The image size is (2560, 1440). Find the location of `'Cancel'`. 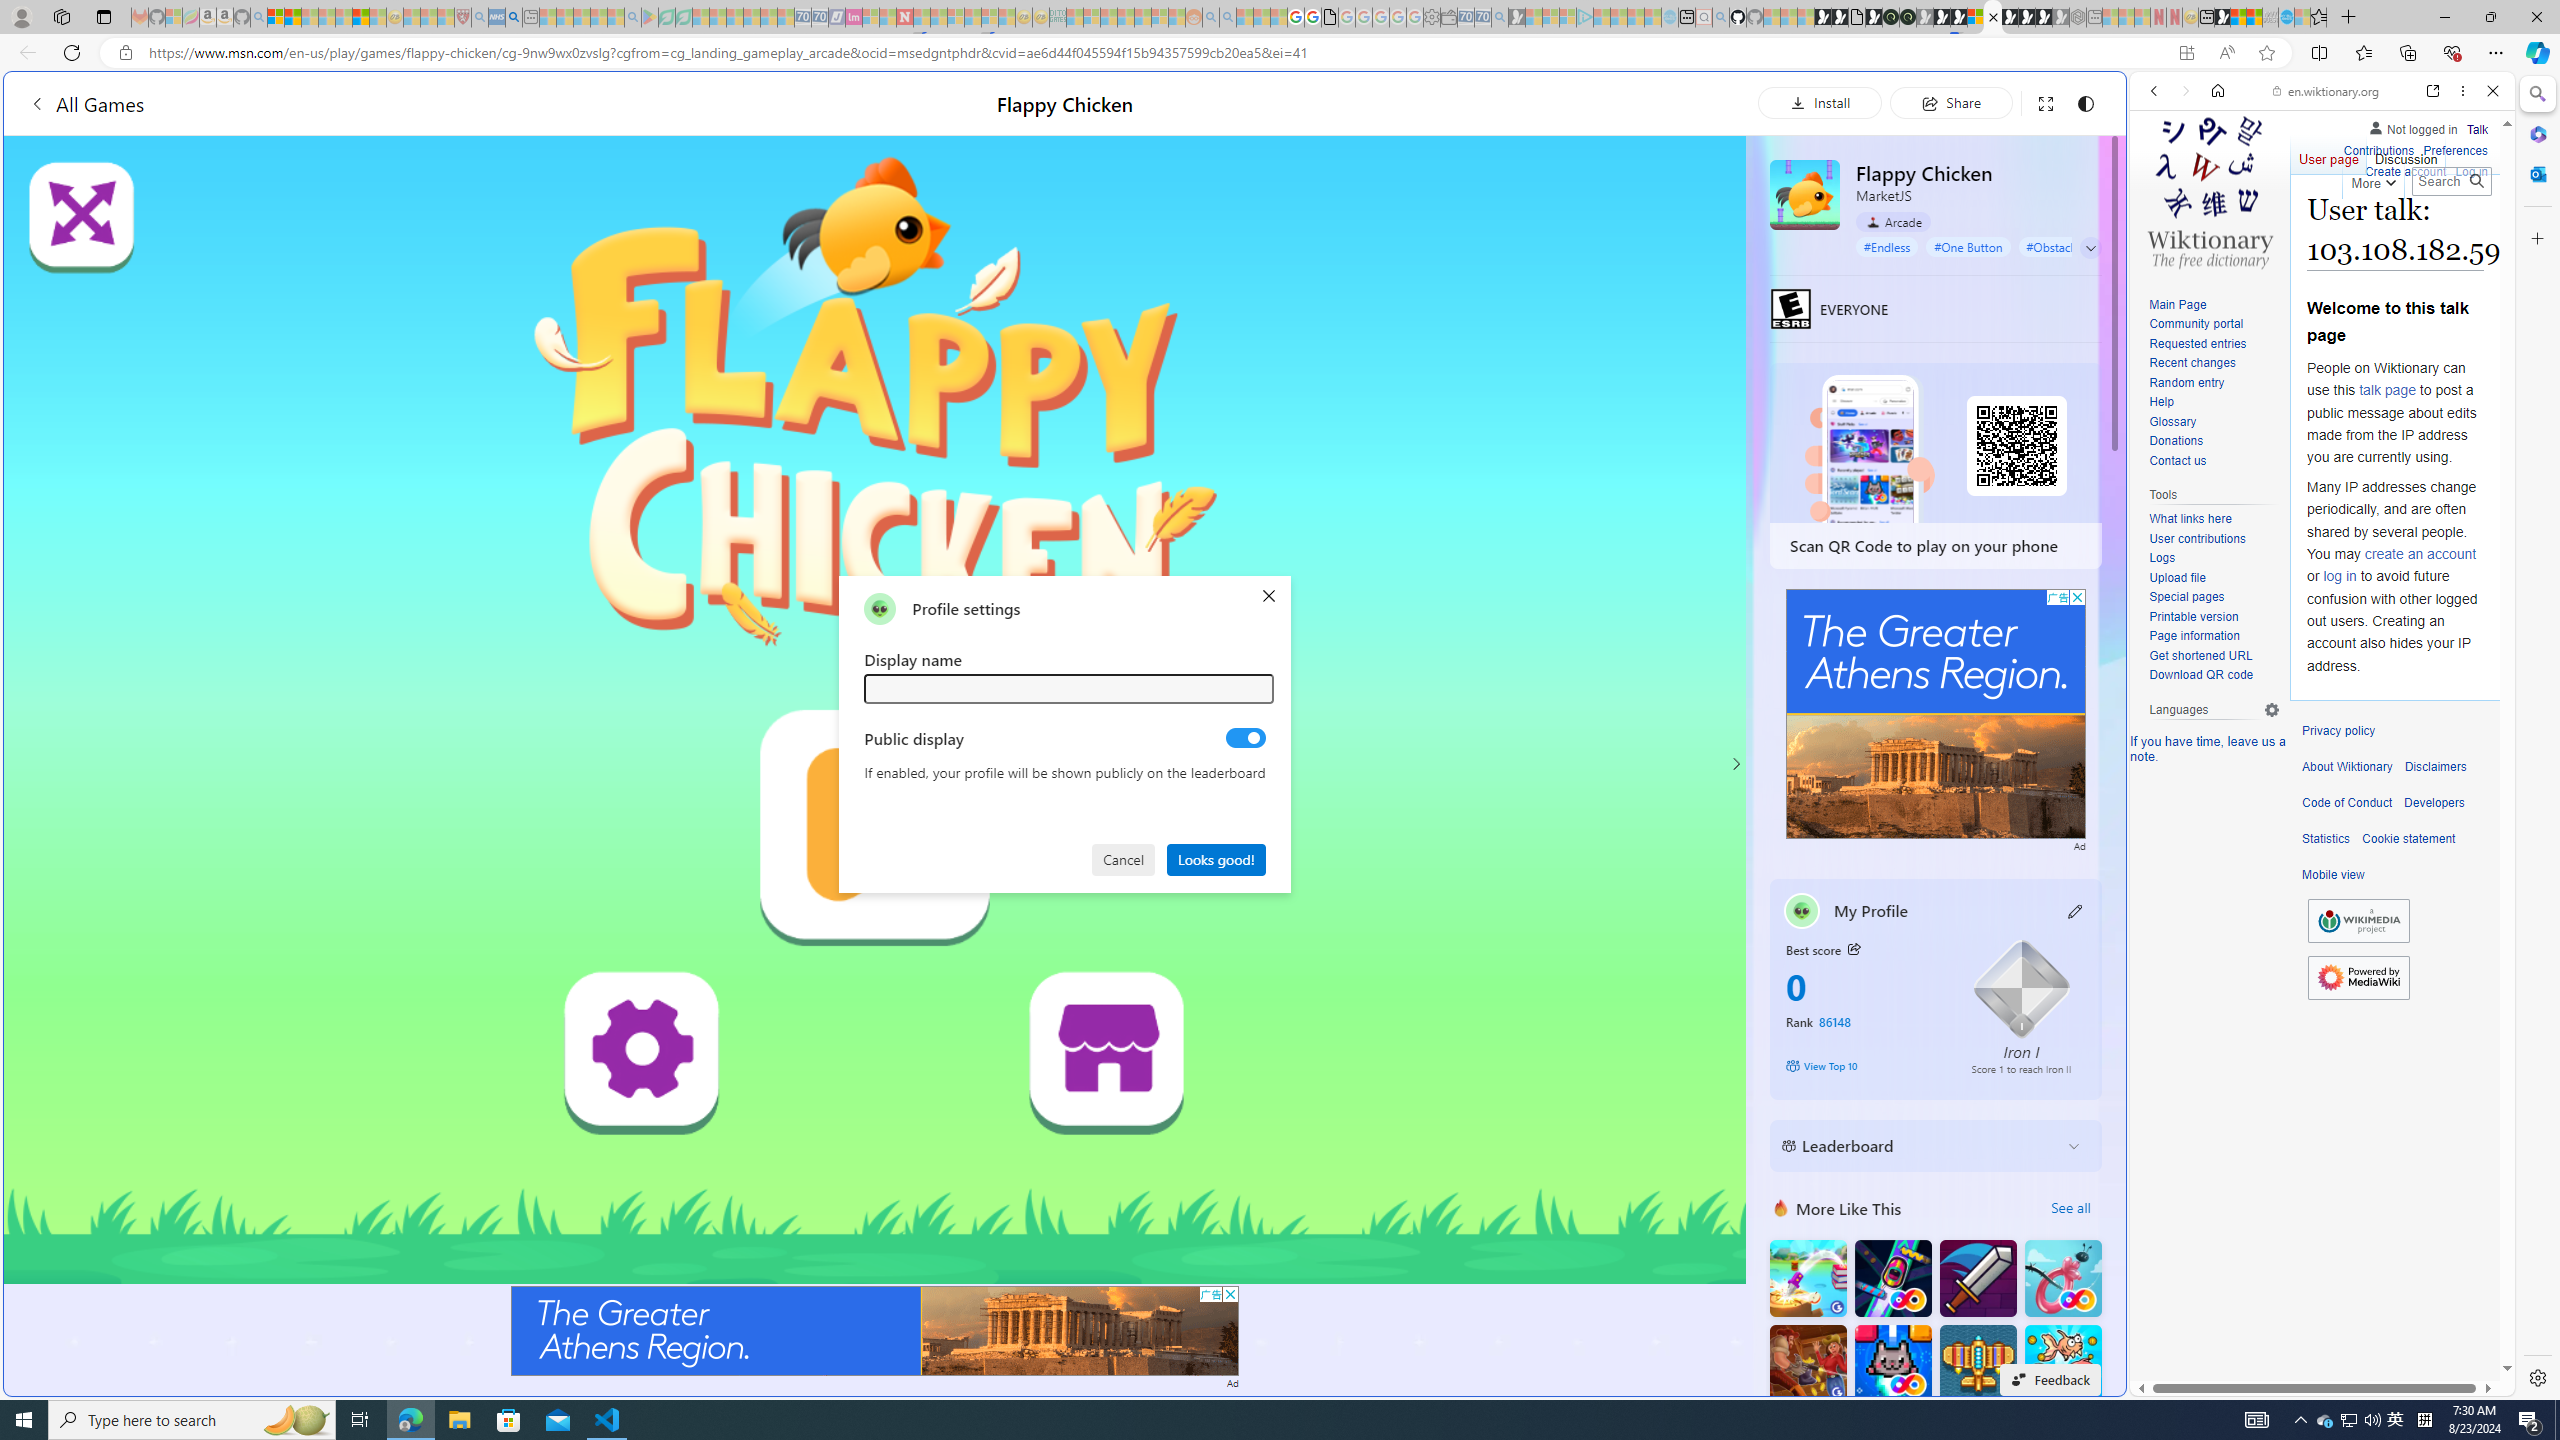

'Cancel' is located at coordinates (1125, 857).